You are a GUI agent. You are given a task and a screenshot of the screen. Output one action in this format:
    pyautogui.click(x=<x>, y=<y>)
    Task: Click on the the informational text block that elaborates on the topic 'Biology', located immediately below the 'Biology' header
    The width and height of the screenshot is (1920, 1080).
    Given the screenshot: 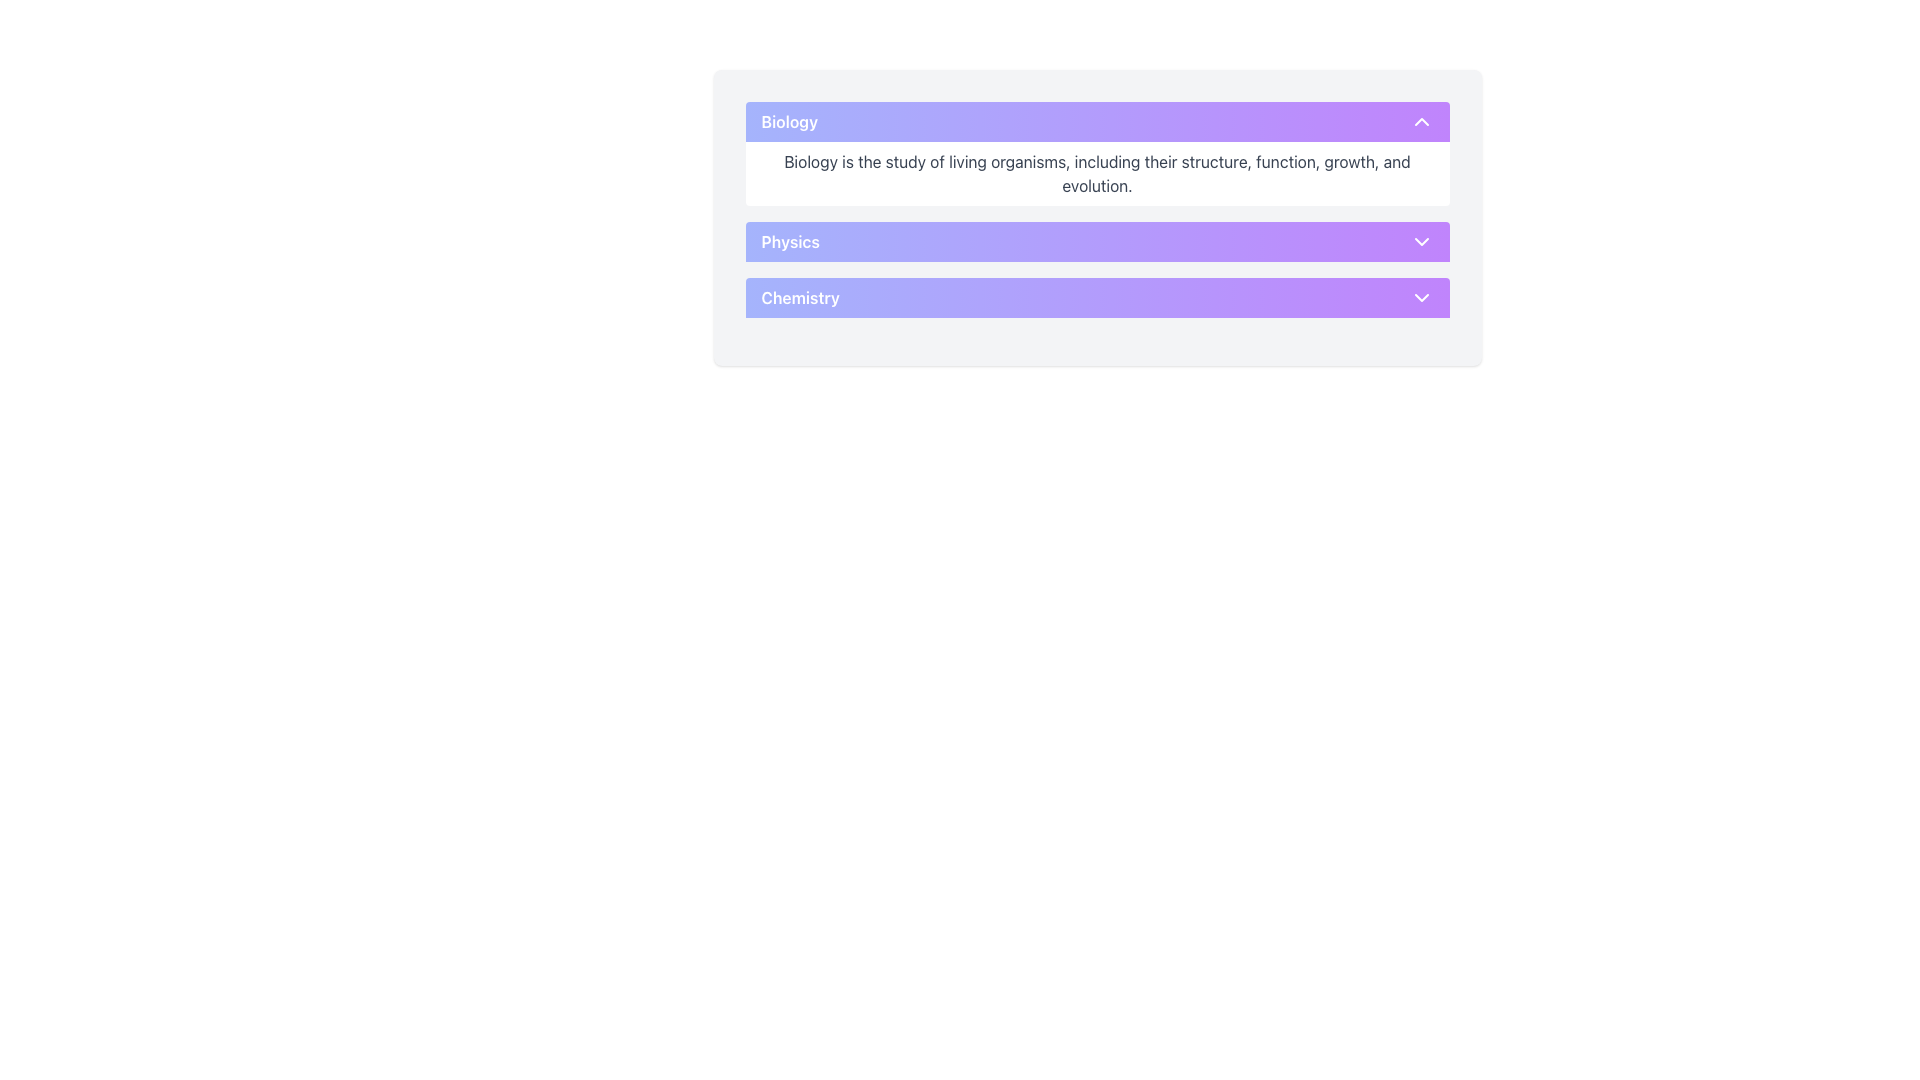 What is the action you would take?
    pyautogui.click(x=1096, y=172)
    